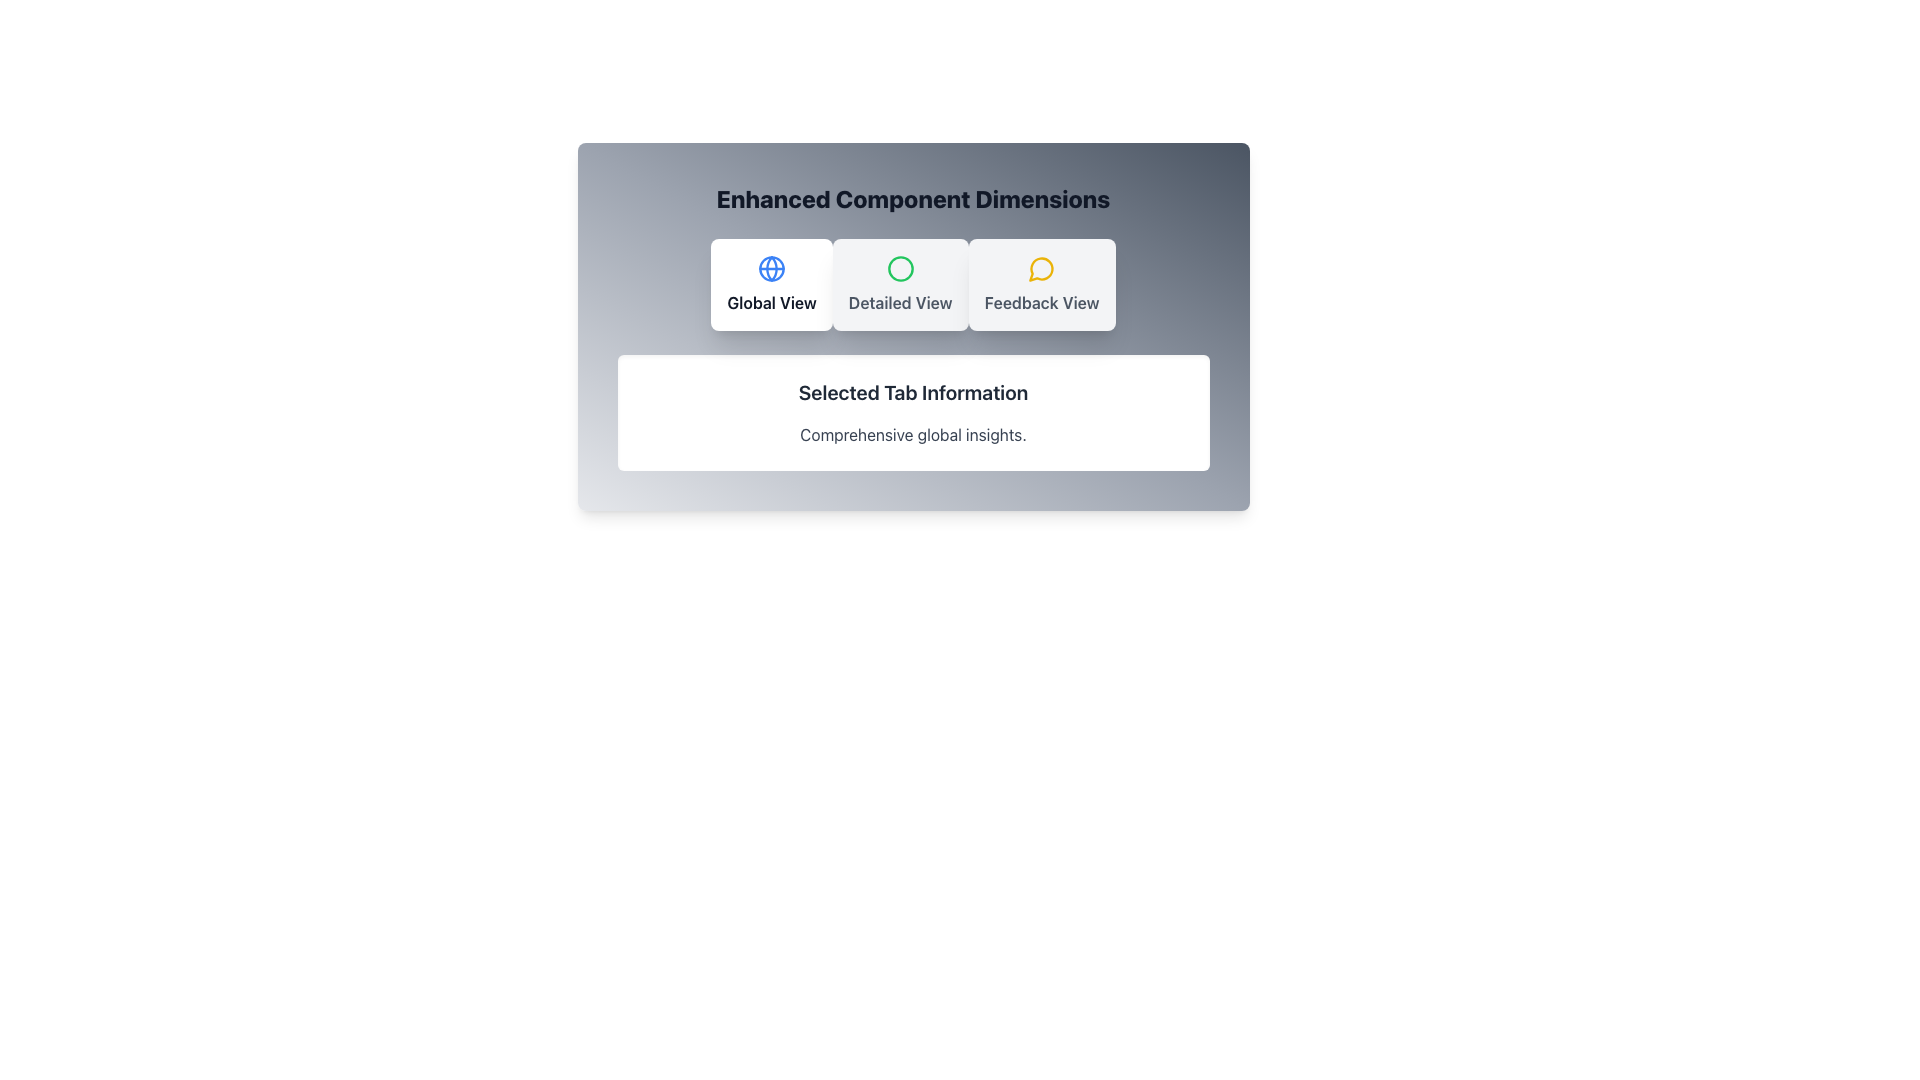 Image resolution: width=1920 pixels, height=1080 pixels. I want to click on the circular blue element within the globe icon in the 'Global View' tab, so click(771, 268).